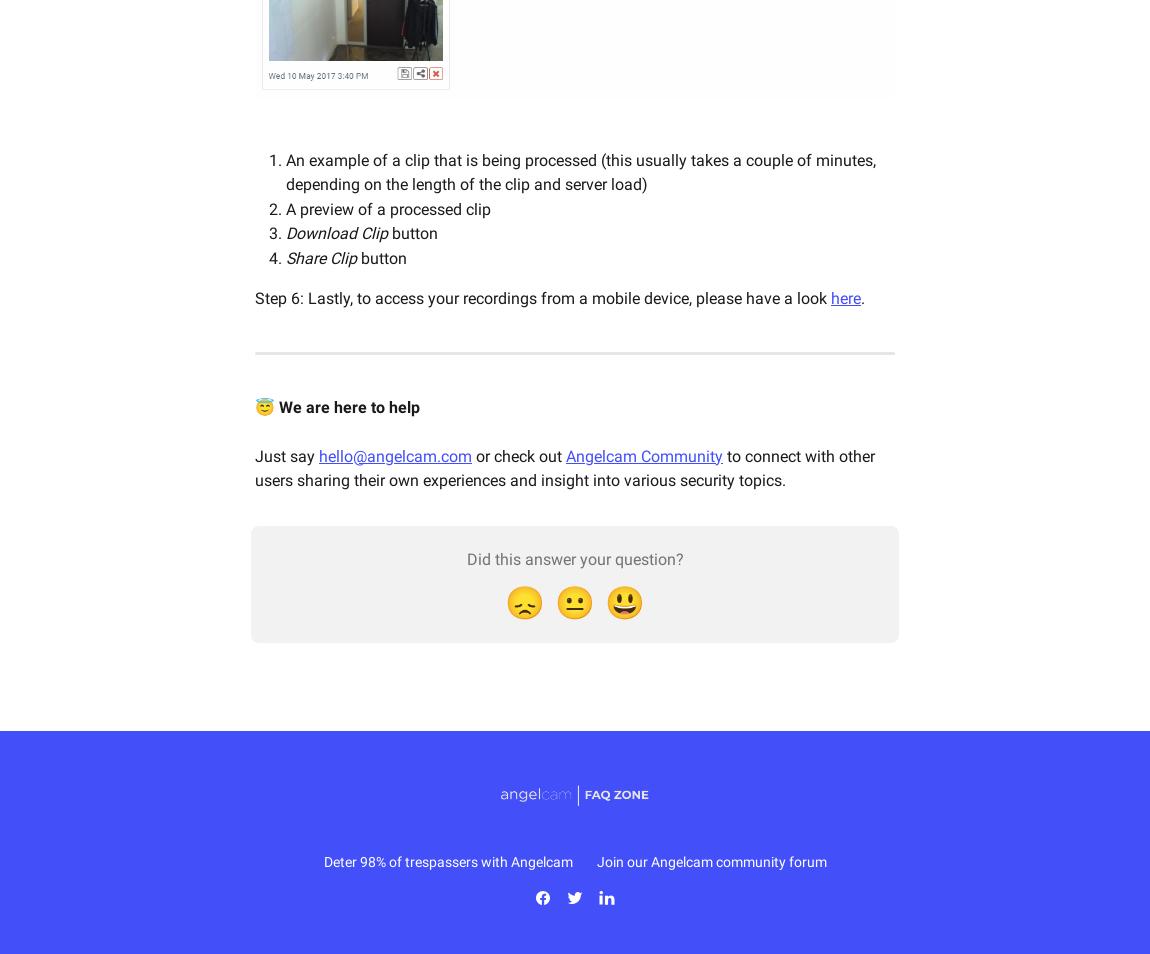  I want to click on 'Join our Angelcam community forum', so click(710, 862).